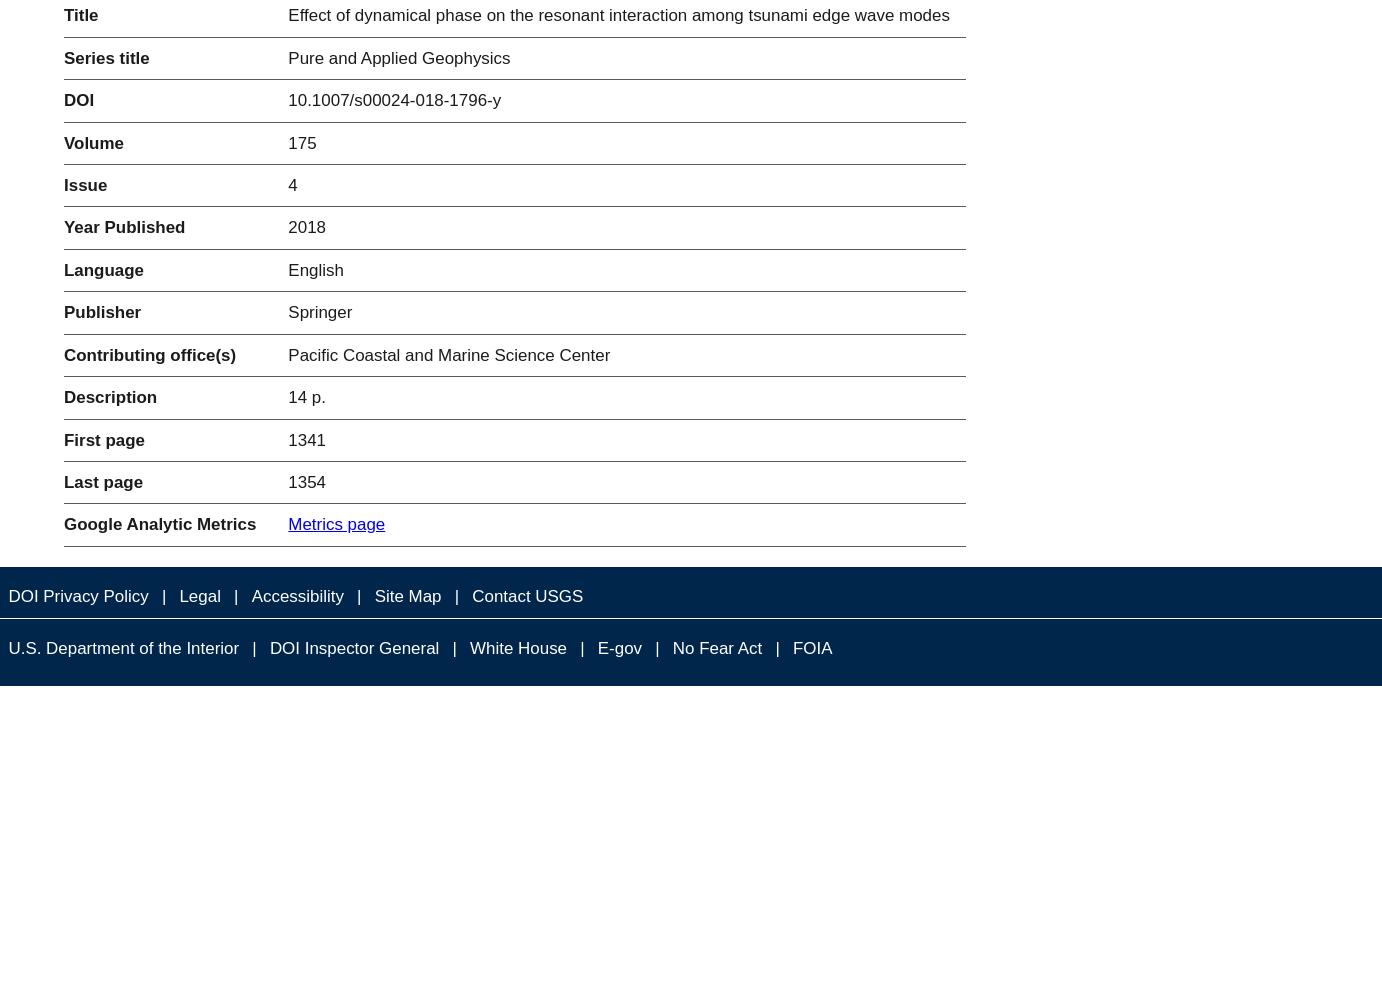 The image size is (1382, 1000). Describe the element at coordinates (300, 142) in the screenshot. I see `'175'` at that location.